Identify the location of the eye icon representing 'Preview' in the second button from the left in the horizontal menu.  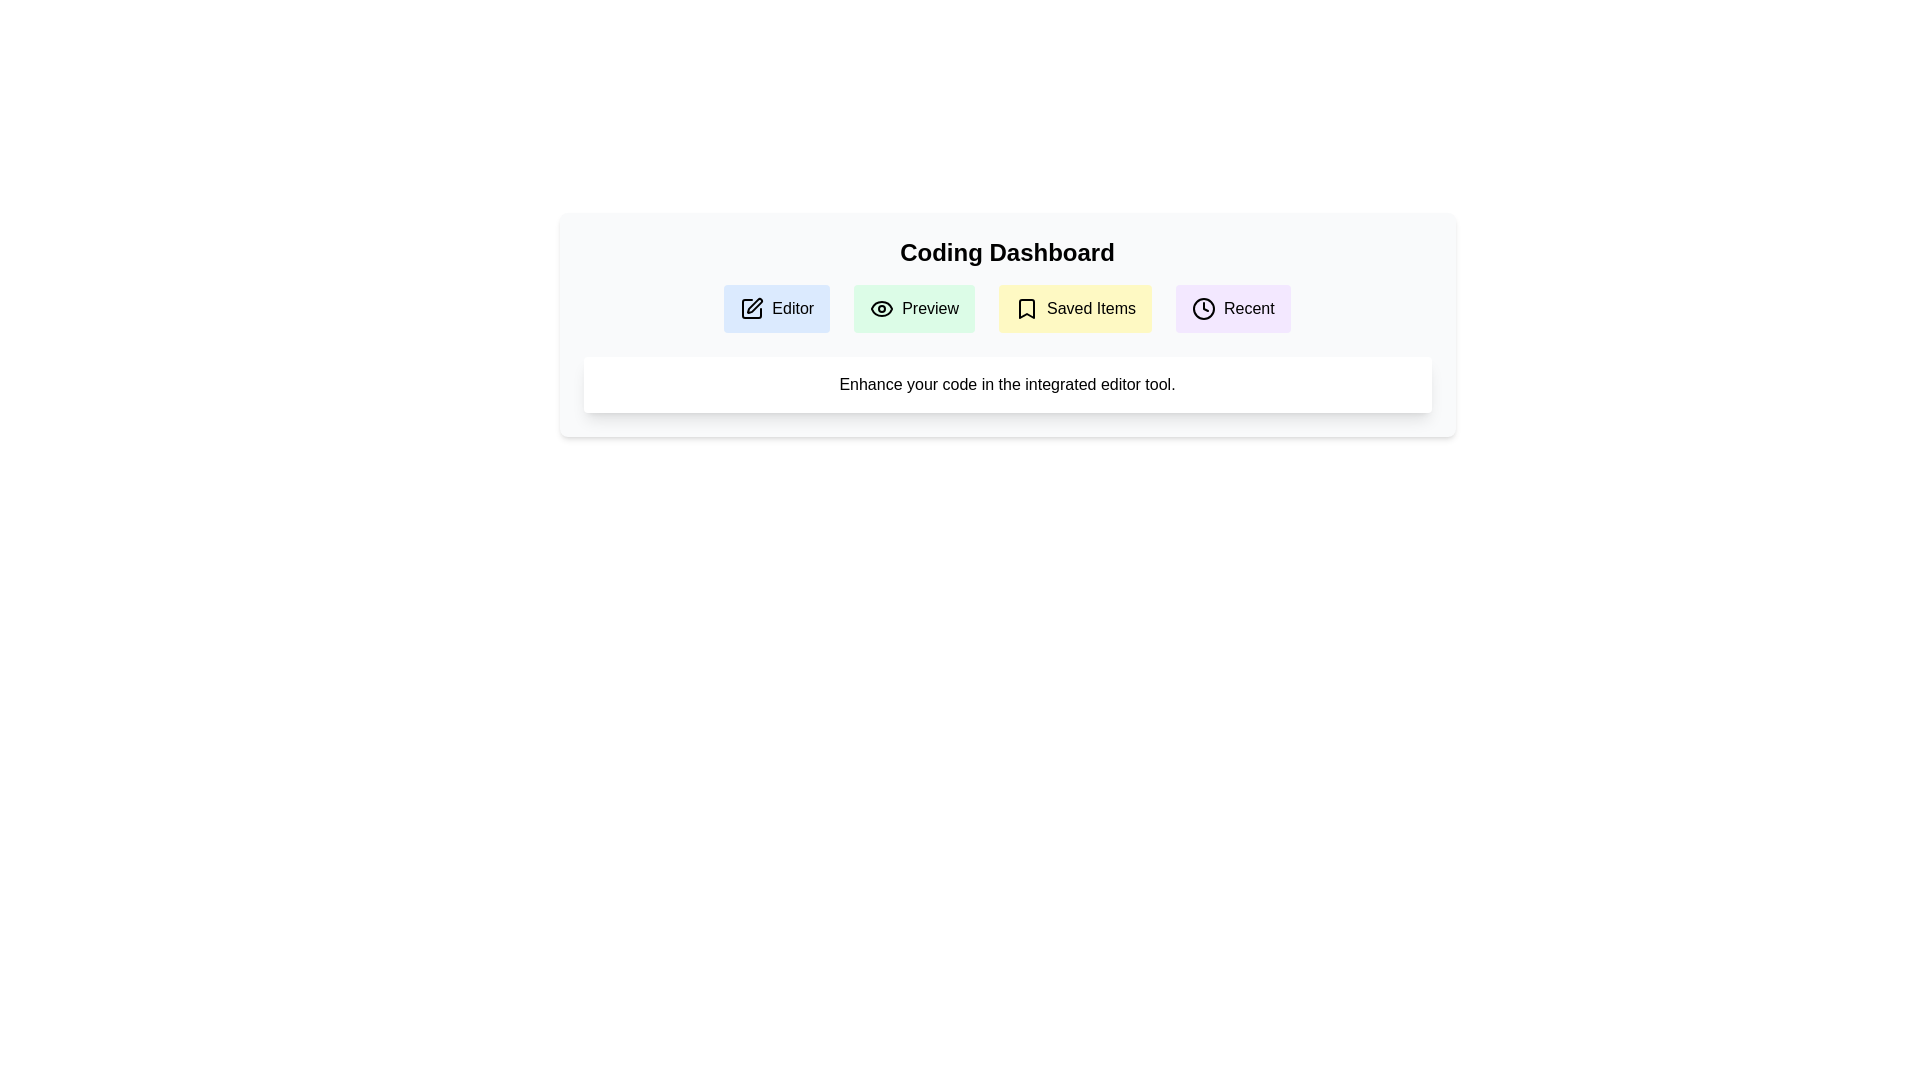
(881, 308).